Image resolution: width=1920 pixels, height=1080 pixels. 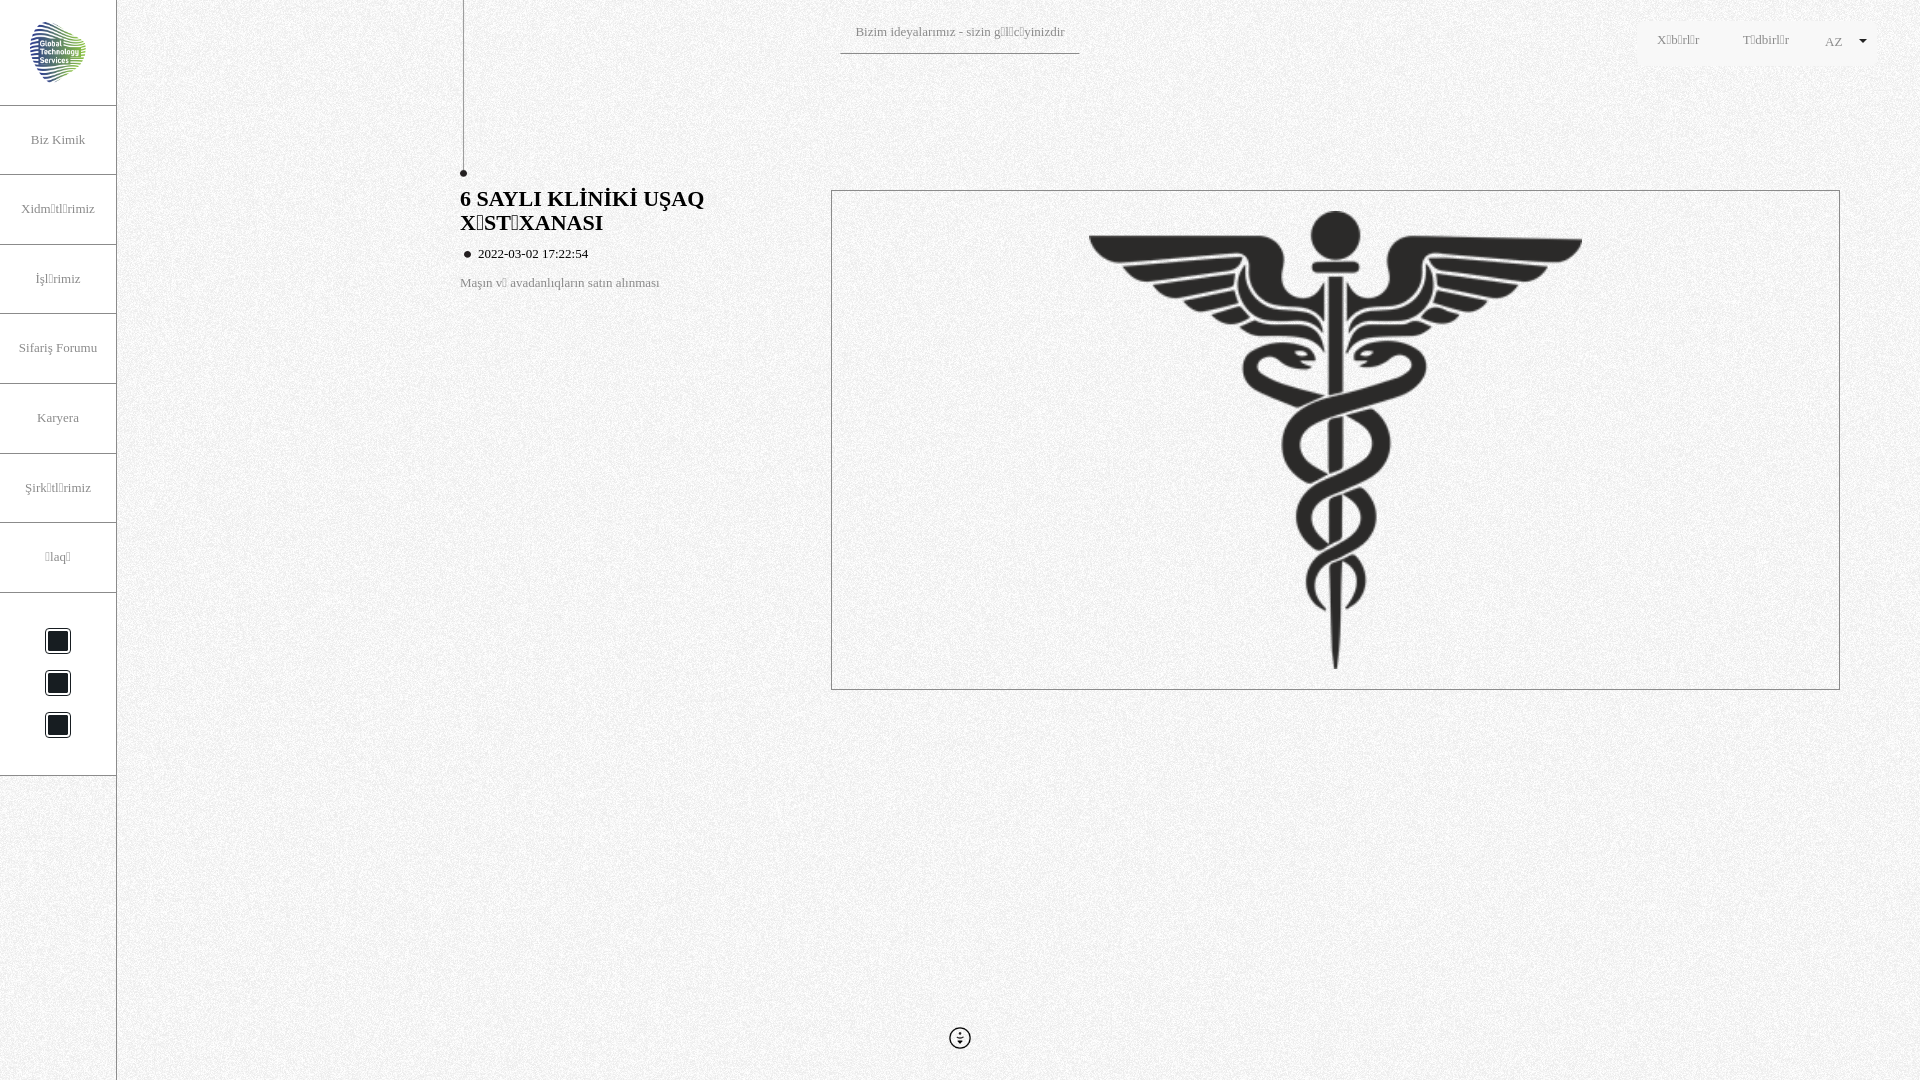 What do you see at coordinates (0, 139) in the screenshot?
I see `'Biz Kimik'` at bounding box center [0, 139].